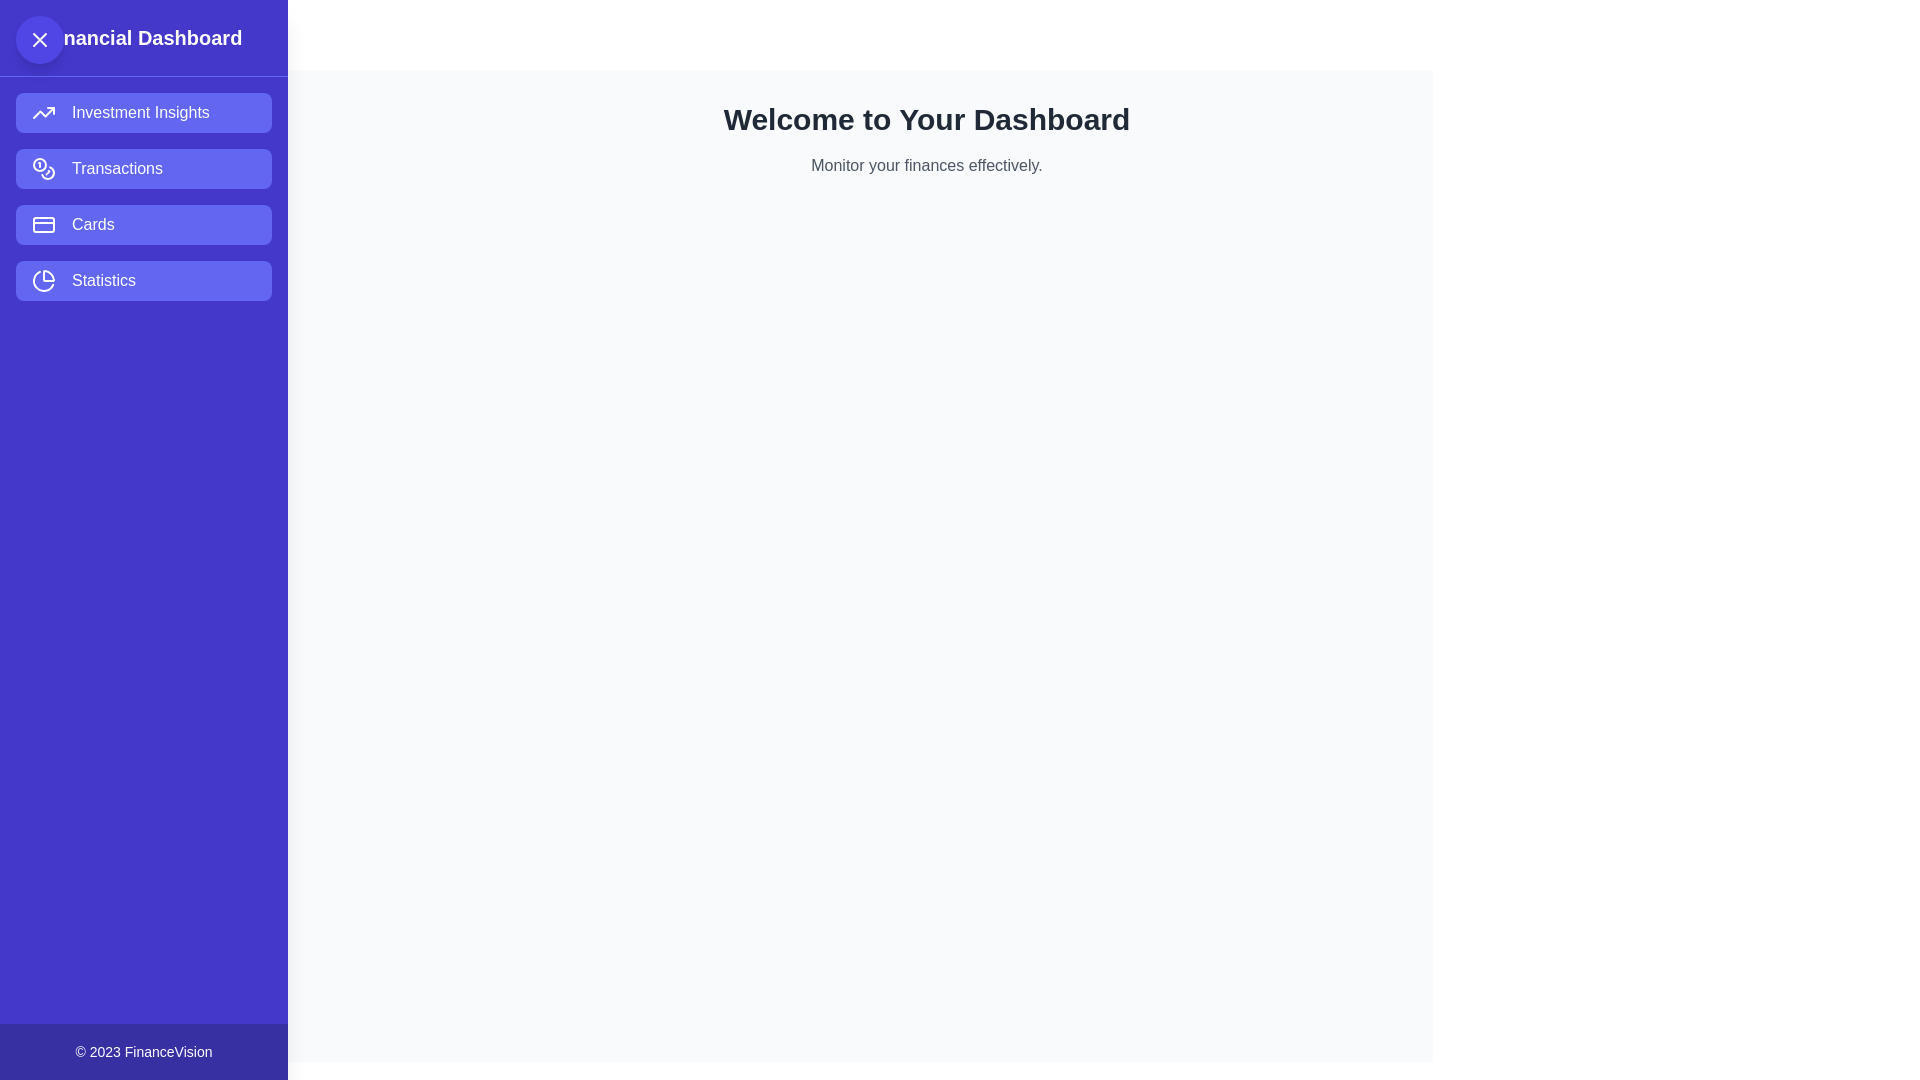  I want to click on the text label displaying '© 2023 FinanceVision' located in the footer section of the interface, which is styled in white color on a dark indigo background, so click(143, 1051).